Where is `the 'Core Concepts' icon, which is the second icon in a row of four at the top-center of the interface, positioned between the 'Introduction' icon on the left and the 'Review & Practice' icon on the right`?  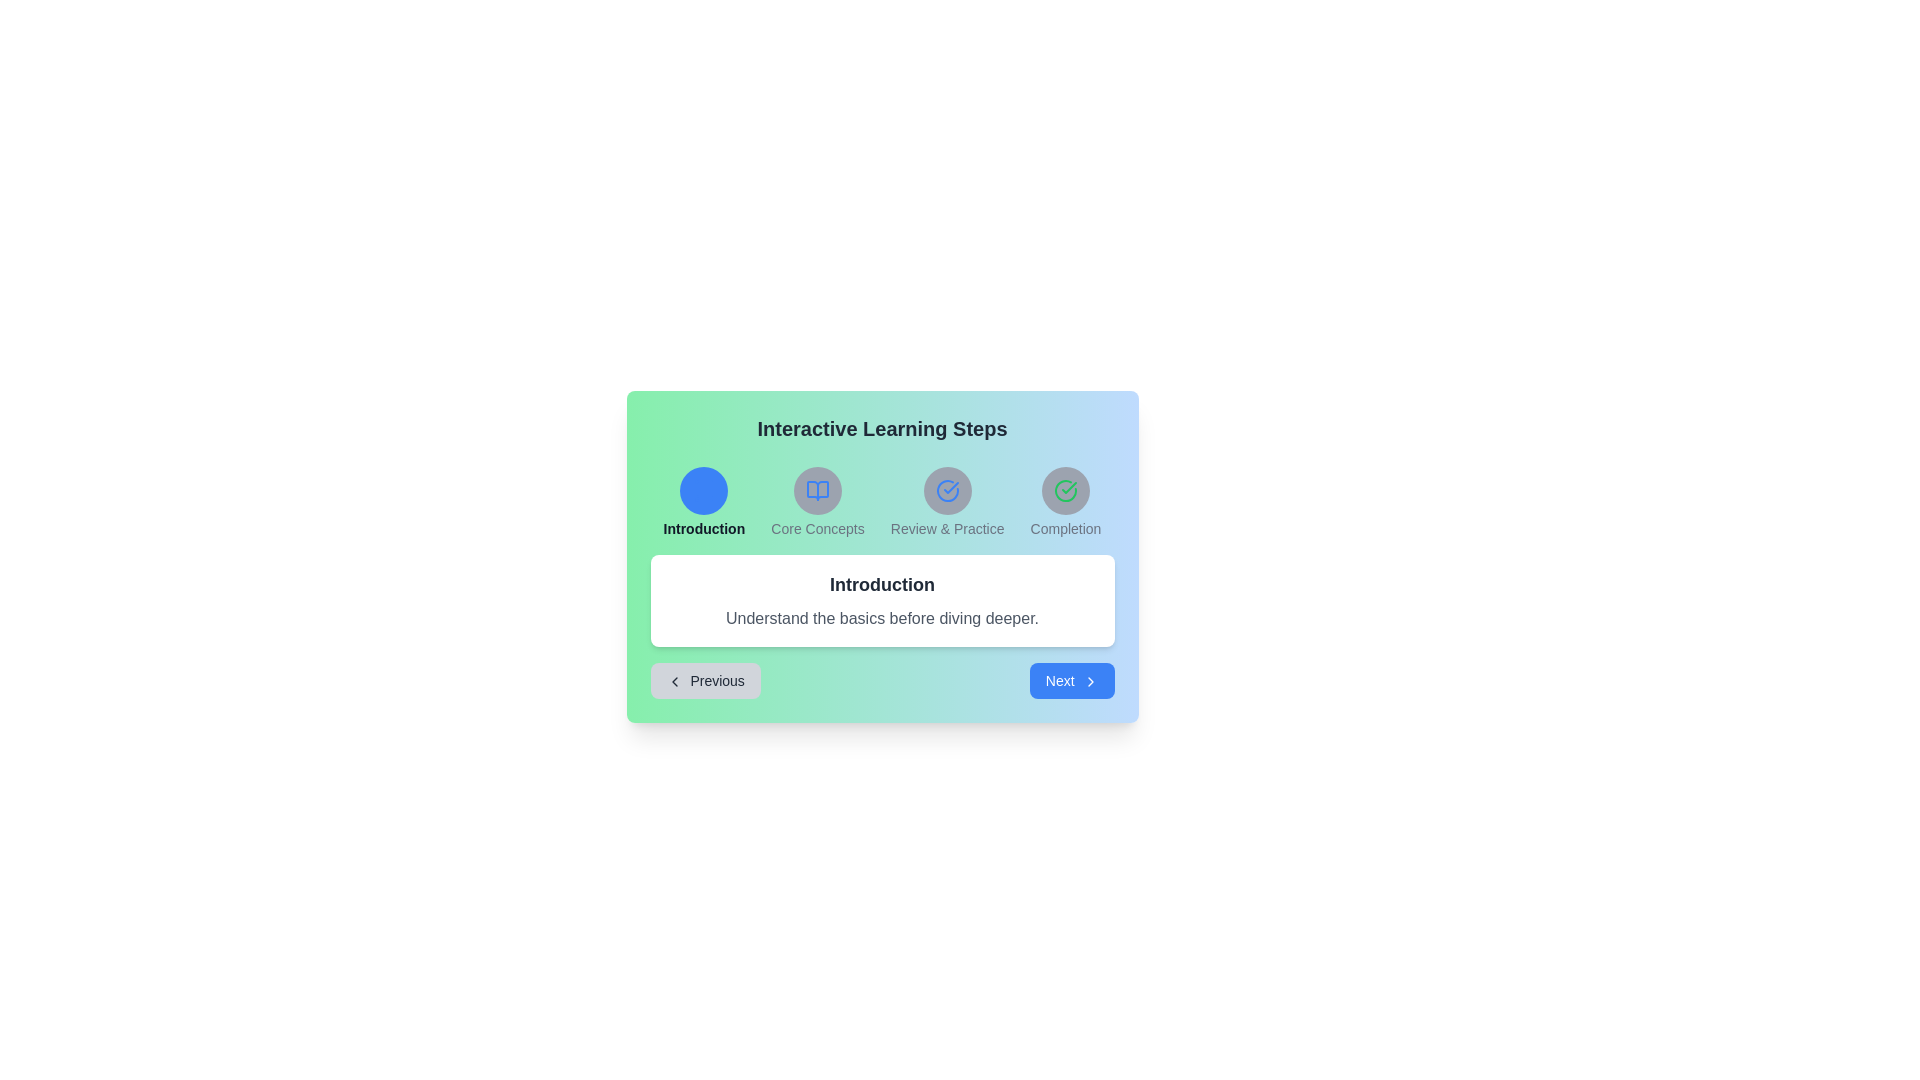
the 'Core Concepts' icon, which is the second icon in a row of four at the top-center of the interface, positioned between the 'Introduction' icon on the left and the 'Review & Practice' icon on the right is located at coordinates (818, 490).